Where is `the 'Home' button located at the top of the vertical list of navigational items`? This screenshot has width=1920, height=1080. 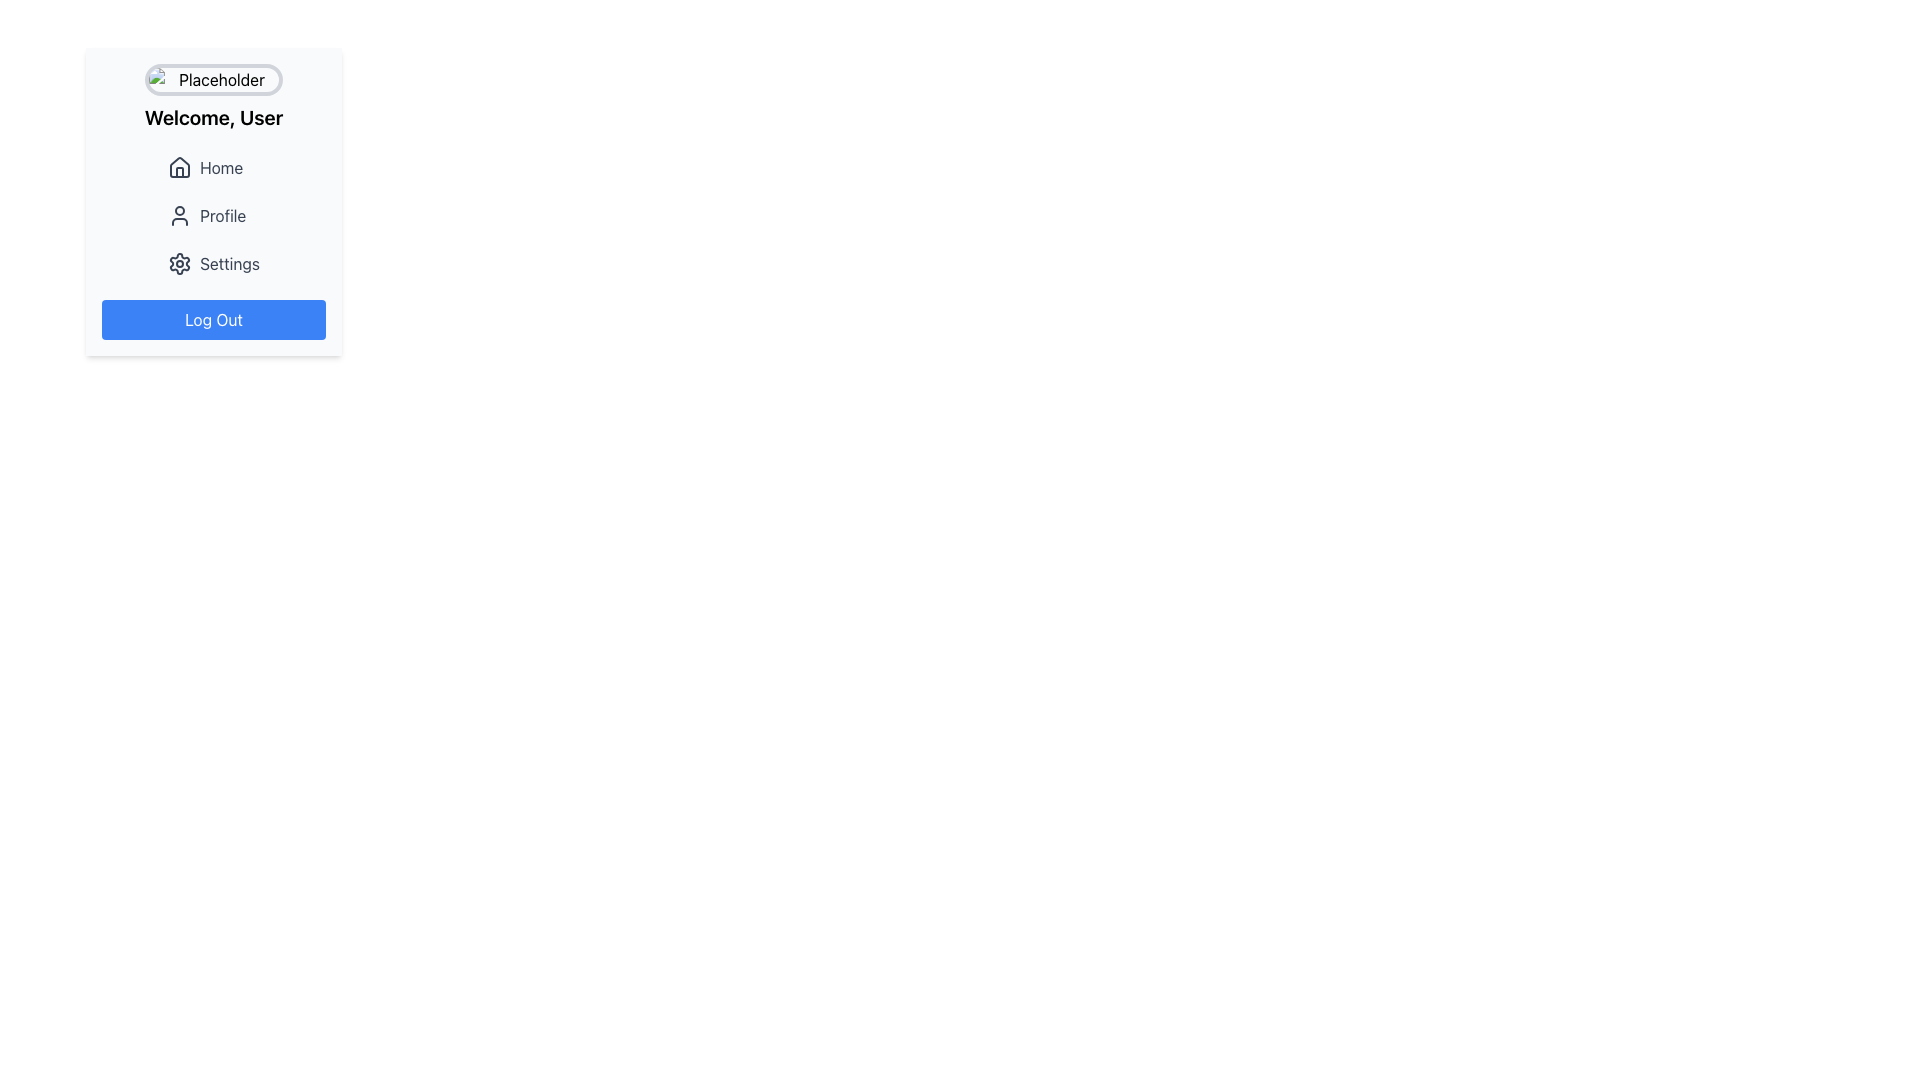
the 'Home' button located at the top of the vertical list of navigational items is located at coordinates (214, 167).